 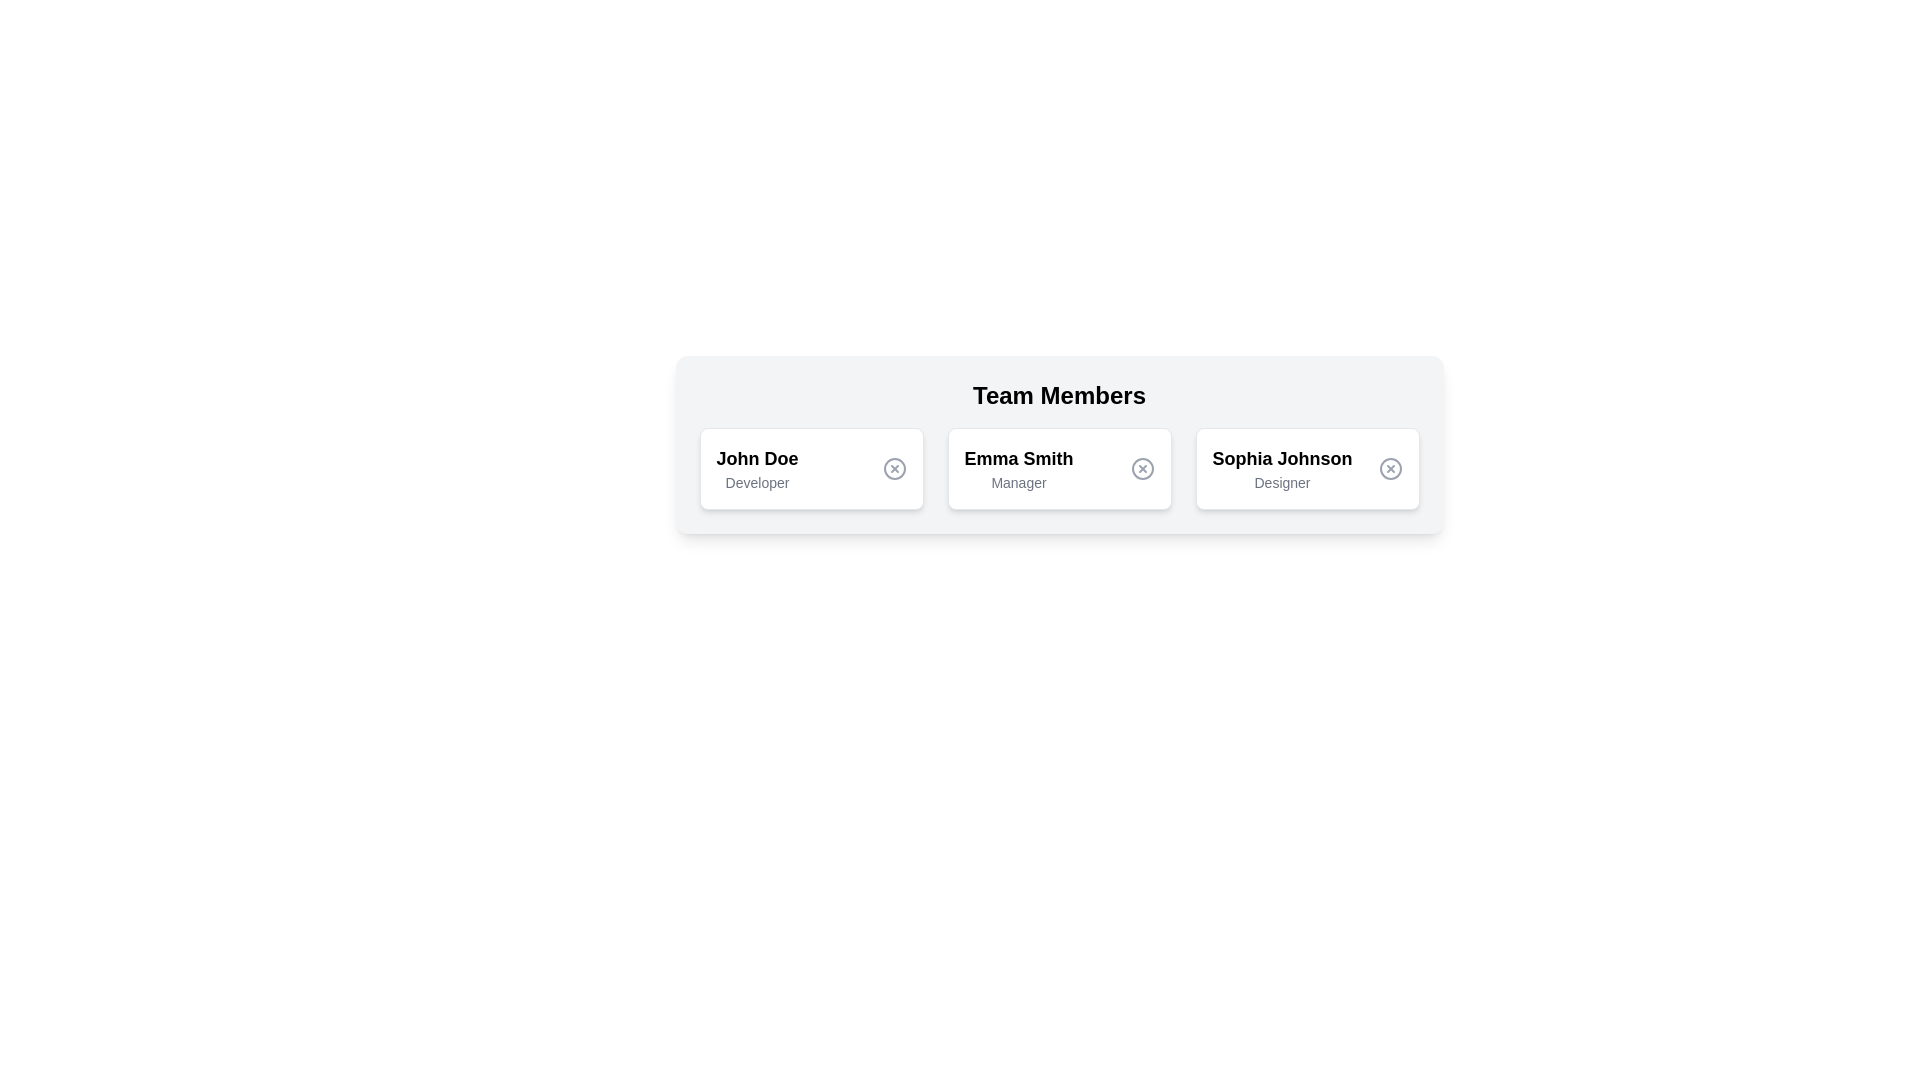 I want to click on the profile card of Sophia Johnson, so click(x=1307, y=469).